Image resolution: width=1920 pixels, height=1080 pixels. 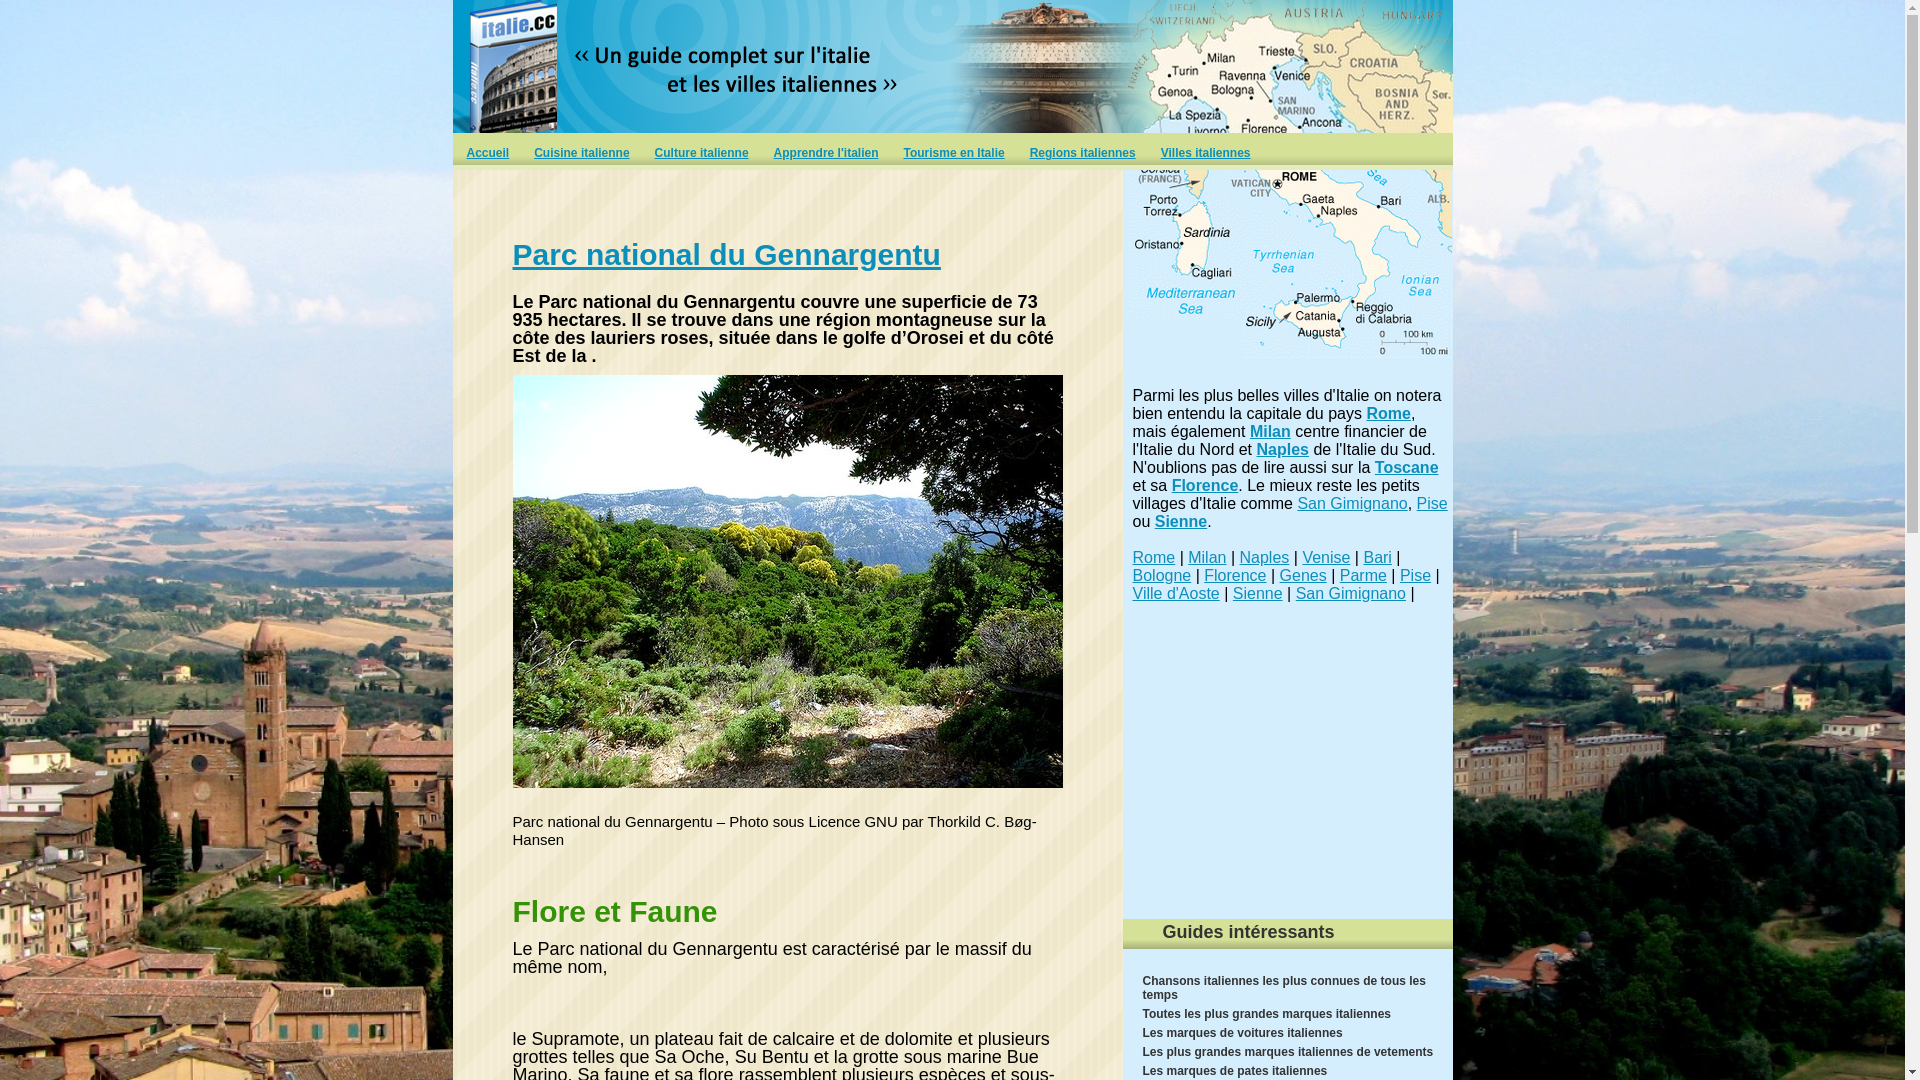 What do you see at coordinates (1373, 467) in the screenshot?
I see `'Toscane'` at bounding box center [1373, 467].